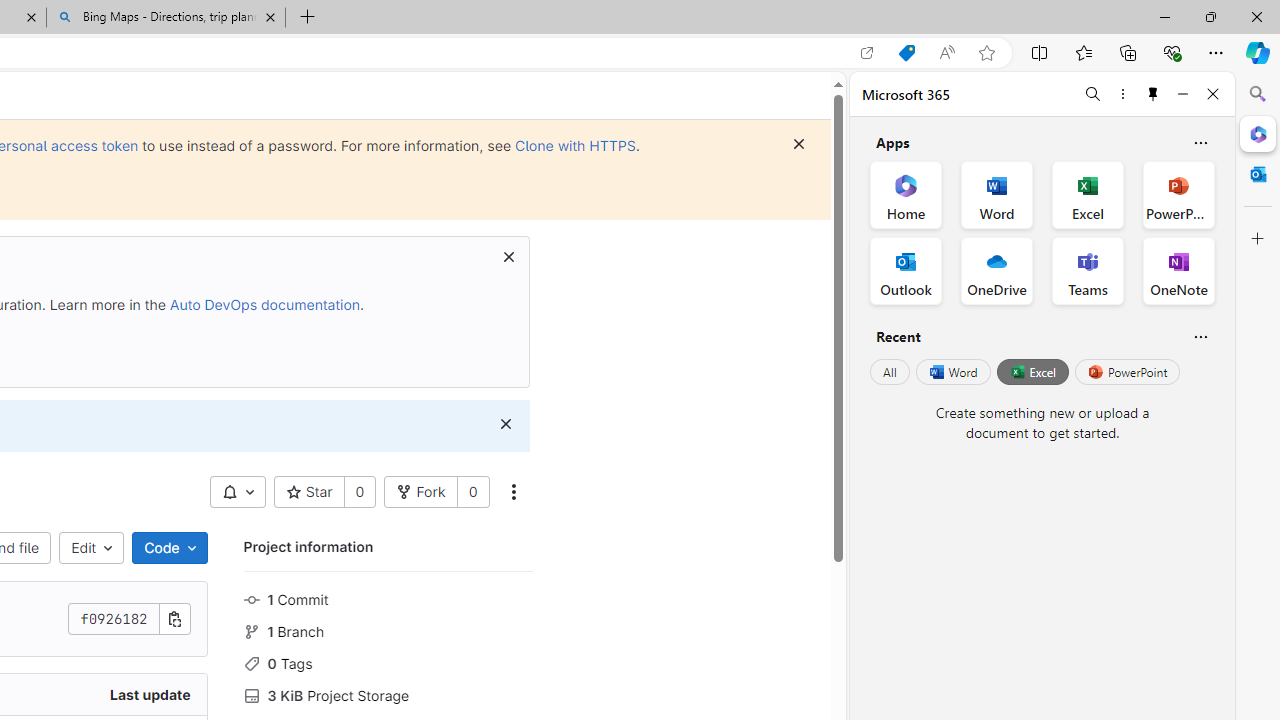 The height and width of the screenshot is (720, 1280). I want to click on '1 Branch', so click(387, 630).